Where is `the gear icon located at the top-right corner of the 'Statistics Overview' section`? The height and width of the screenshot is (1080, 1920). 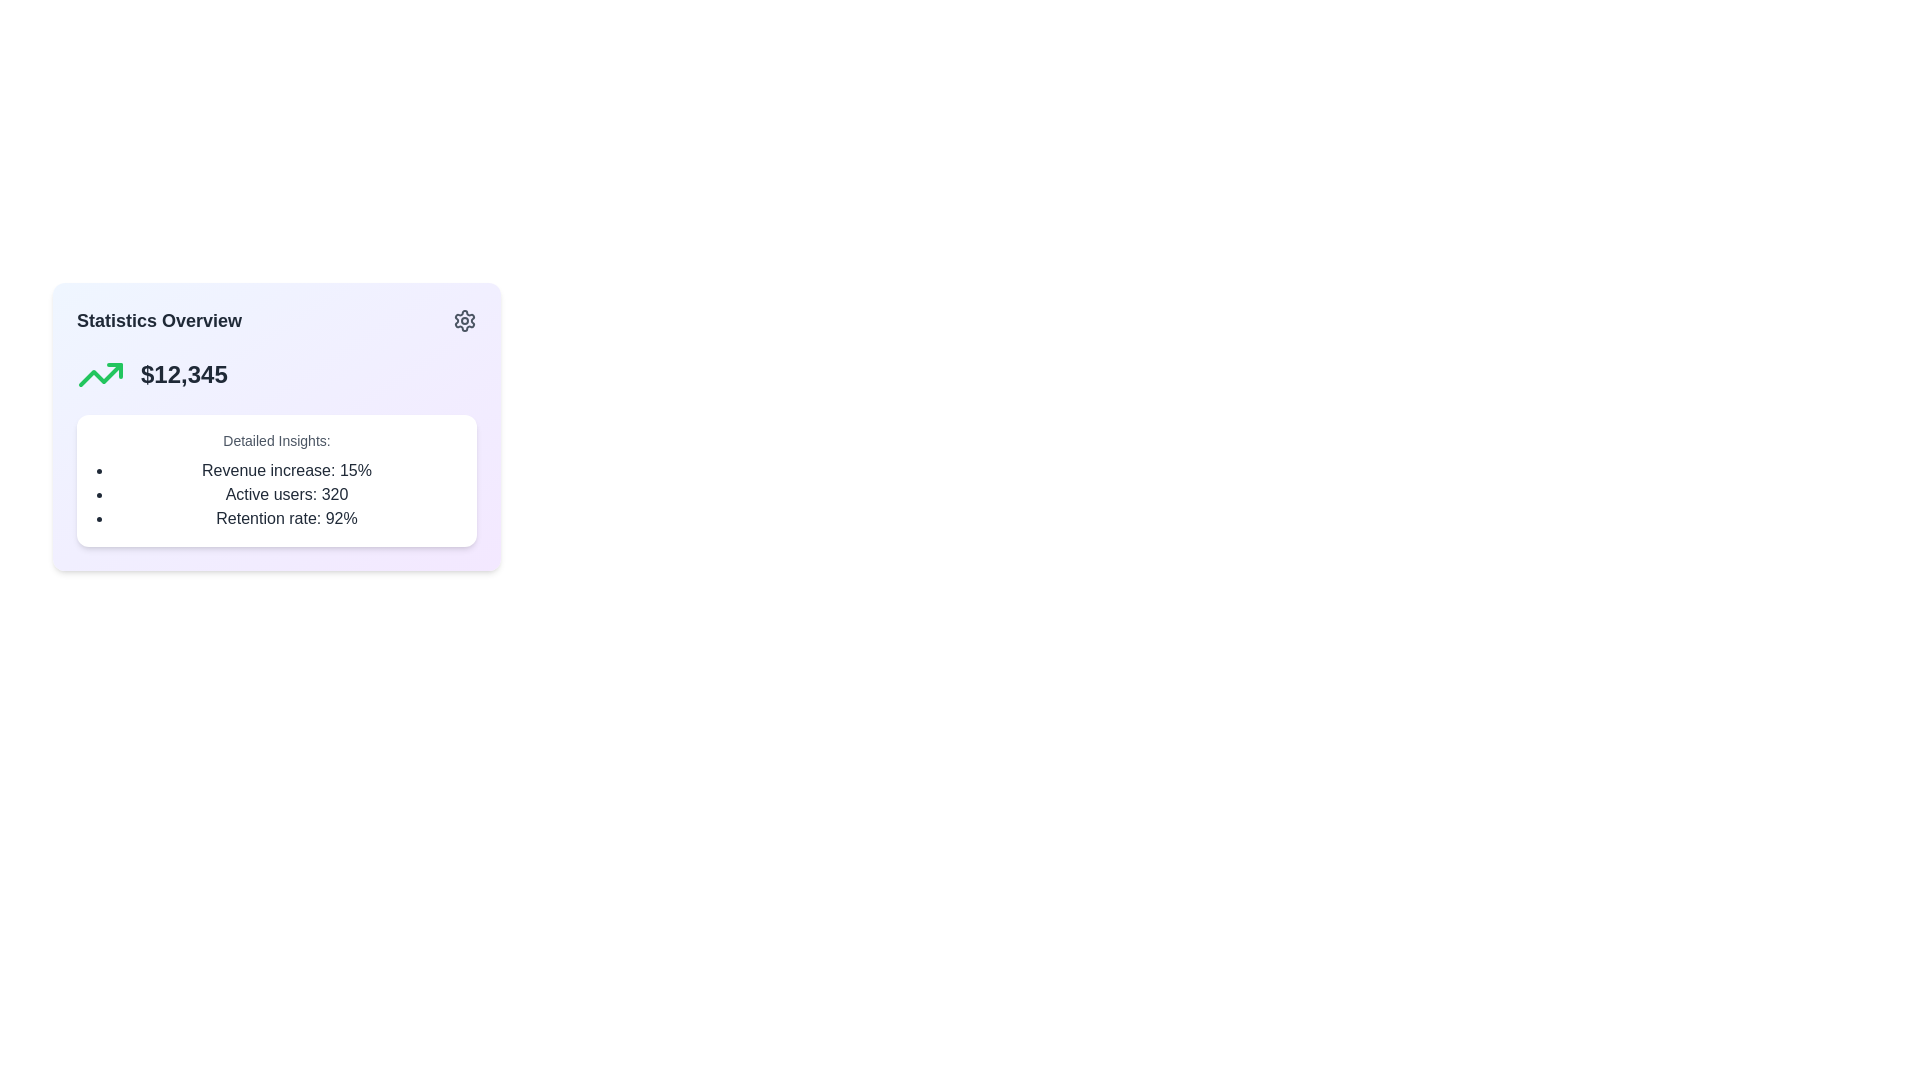 the gear icon located at the top-right corner of the 'Statistics Overview' section is located at coordinates (464, 319).